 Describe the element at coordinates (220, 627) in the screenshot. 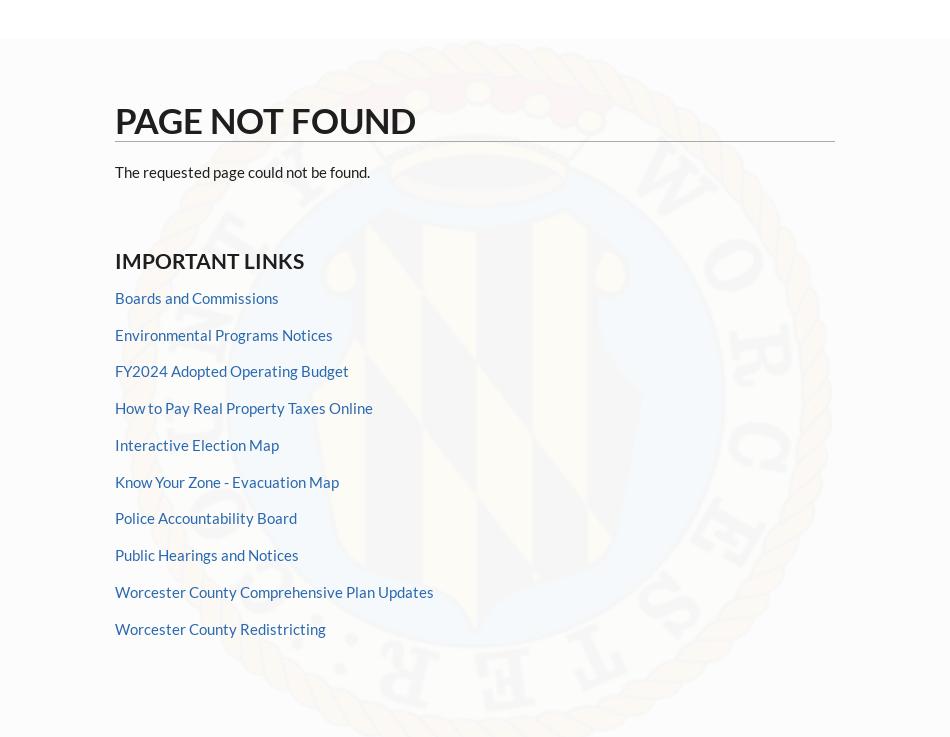

I see `'Worcester County Redistricting'` at that location.